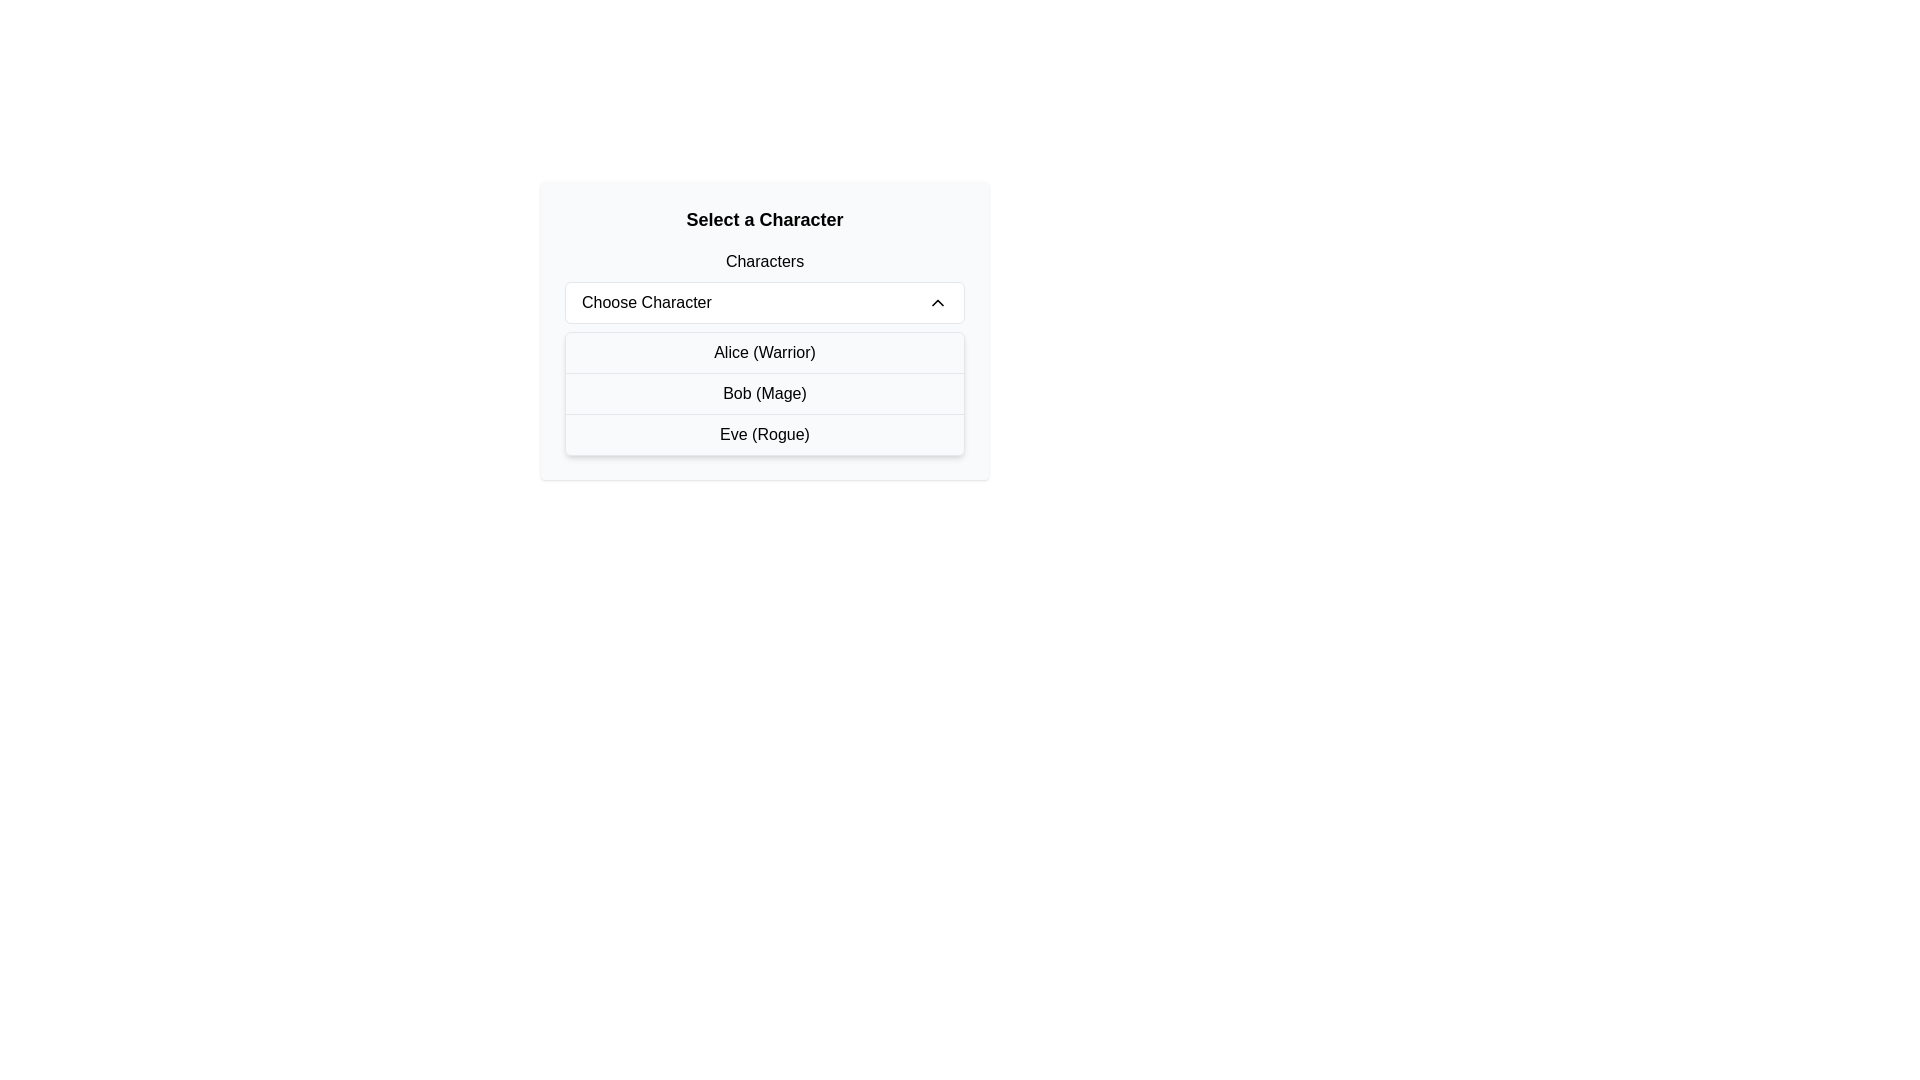 The image size is (1920, 1080). Describe the element at coordinates (763, 303) in the screenshot. I see `the Dropdown toggle button labeled 'Choose Character'` at that location.